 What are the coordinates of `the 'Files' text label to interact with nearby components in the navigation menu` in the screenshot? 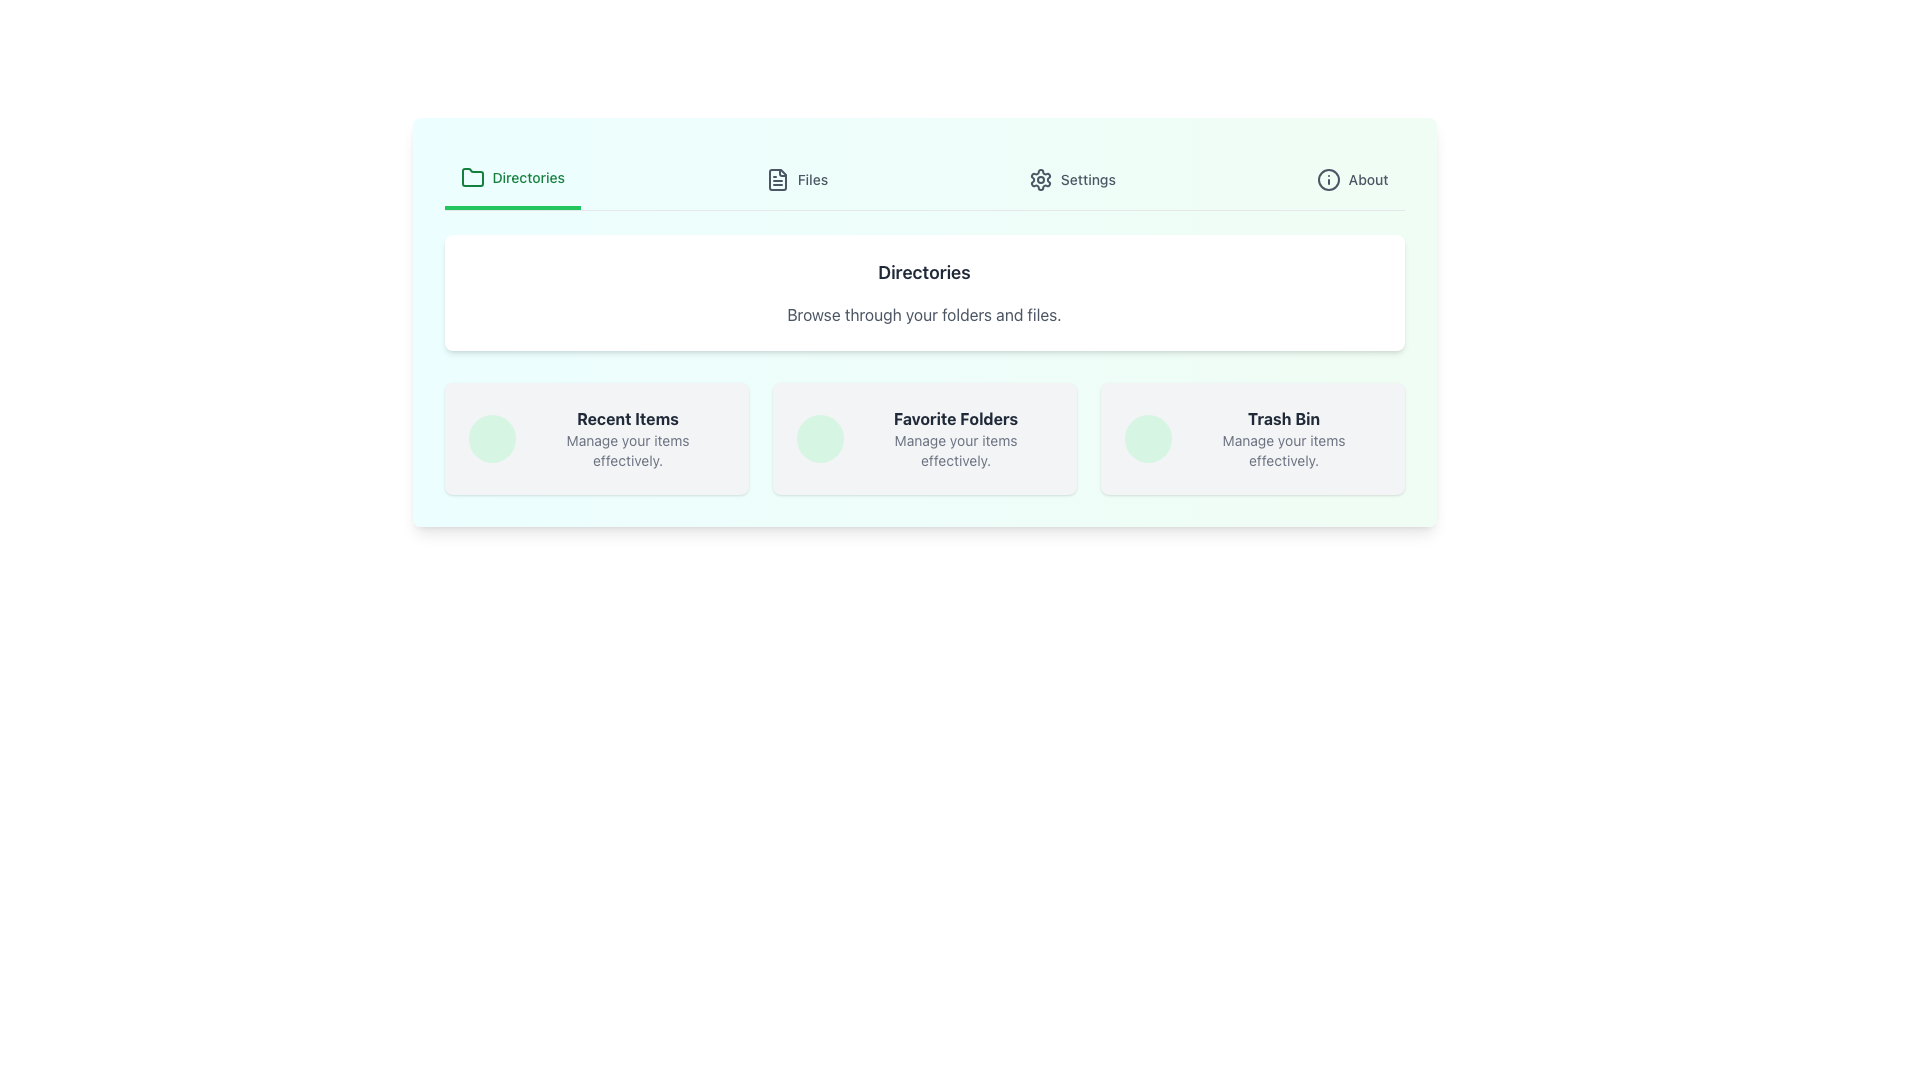 It's located at (812, 180).